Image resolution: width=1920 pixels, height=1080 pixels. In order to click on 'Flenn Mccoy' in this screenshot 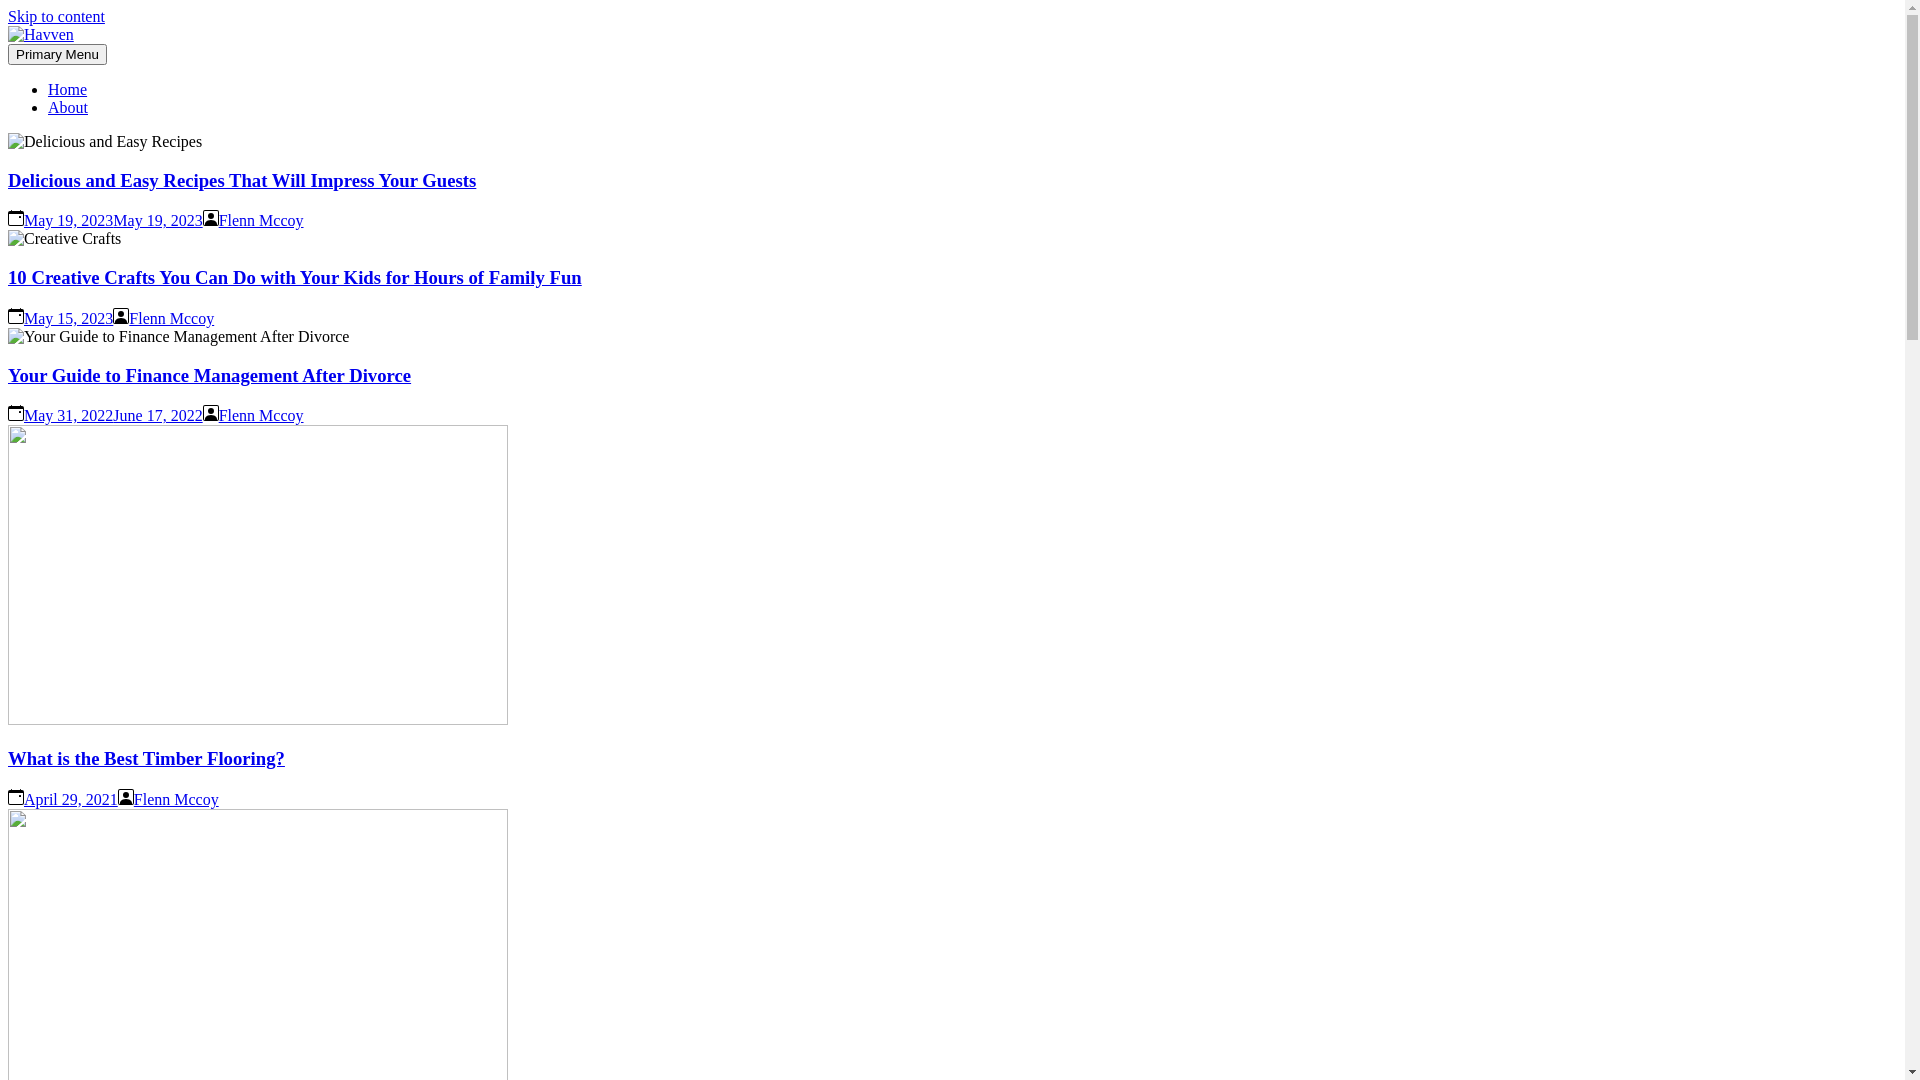, I will do `click(176, 798)`.